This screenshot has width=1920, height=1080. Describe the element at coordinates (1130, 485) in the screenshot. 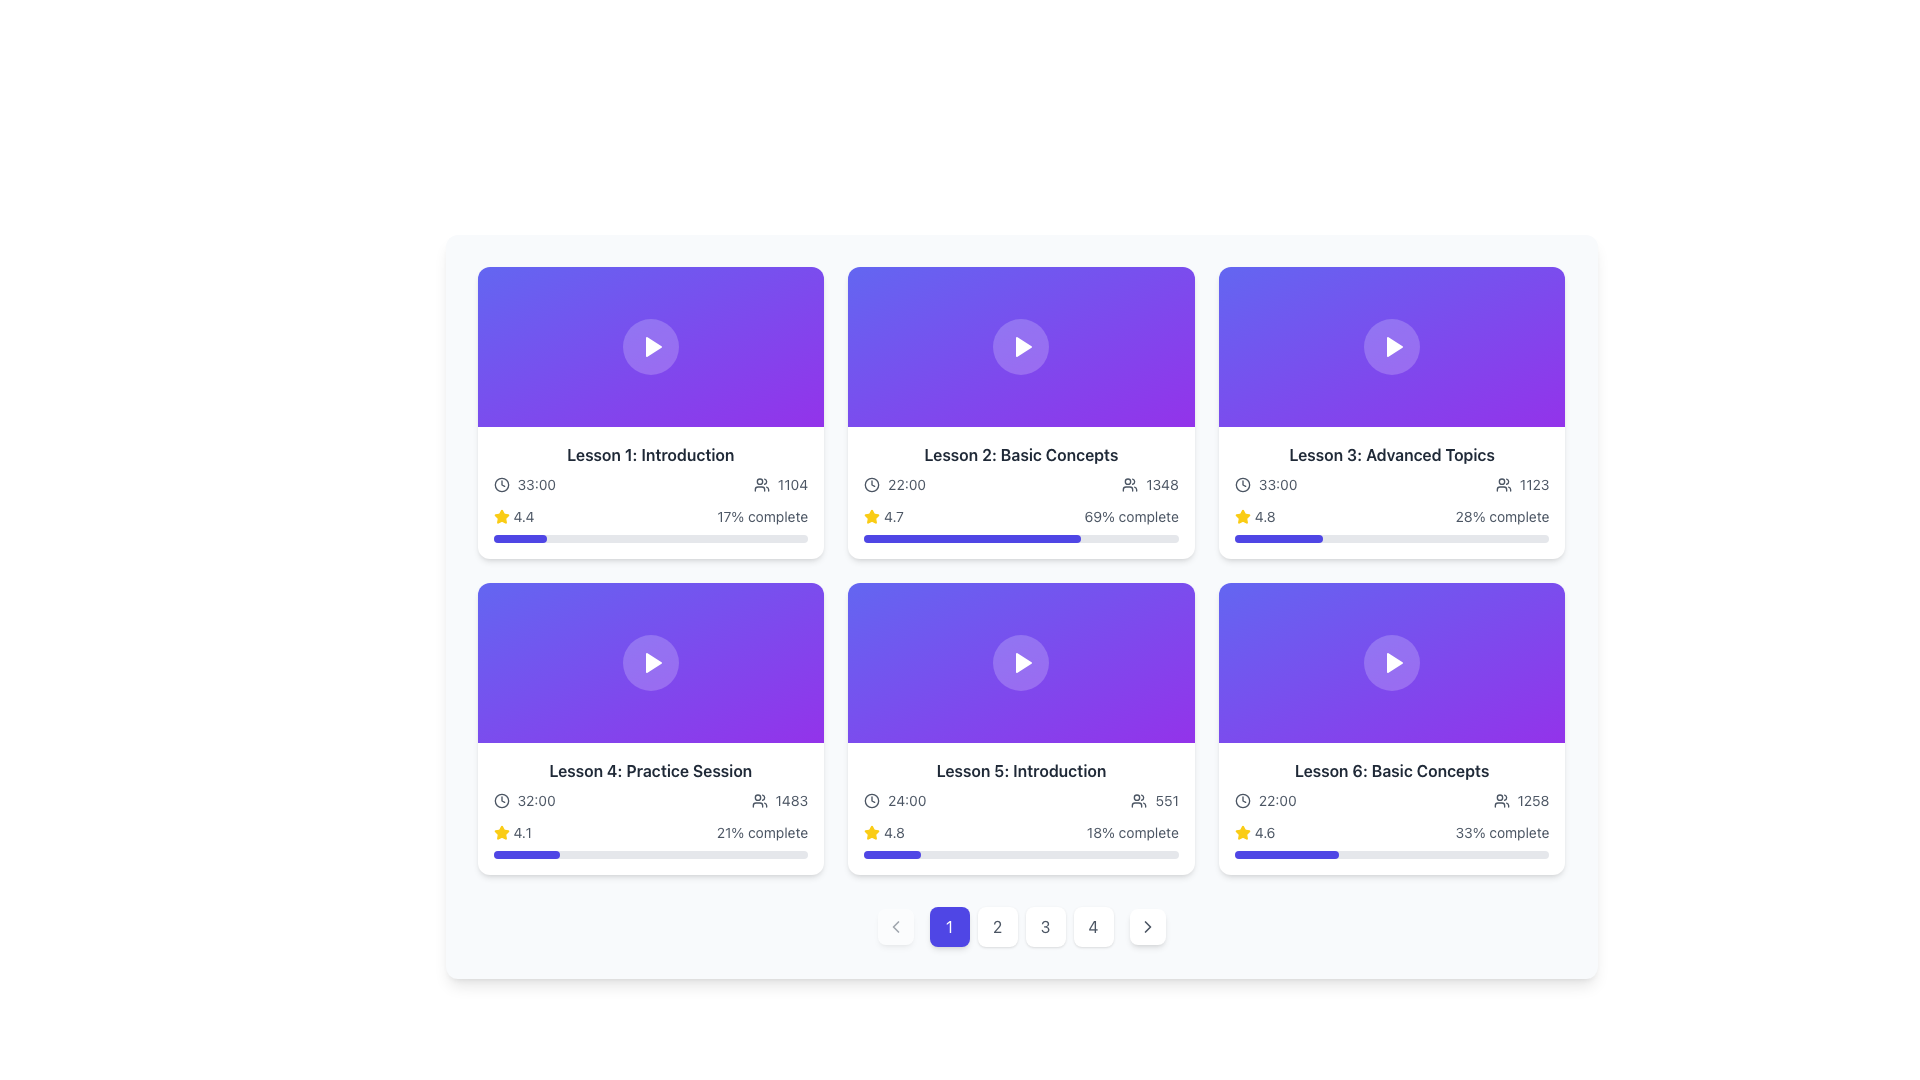

I see `the SVG-based decorative icon that represents a group of people, which indicates the number of users associated with 'Lesson 2: Basic Concepts.'` at that location.